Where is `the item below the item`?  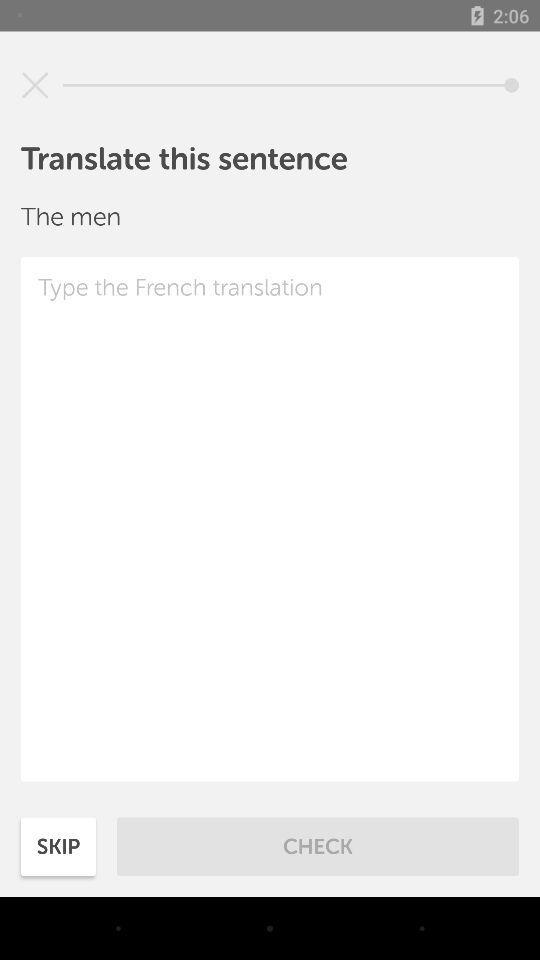
the item below the item is located at coordinates (270, 518).